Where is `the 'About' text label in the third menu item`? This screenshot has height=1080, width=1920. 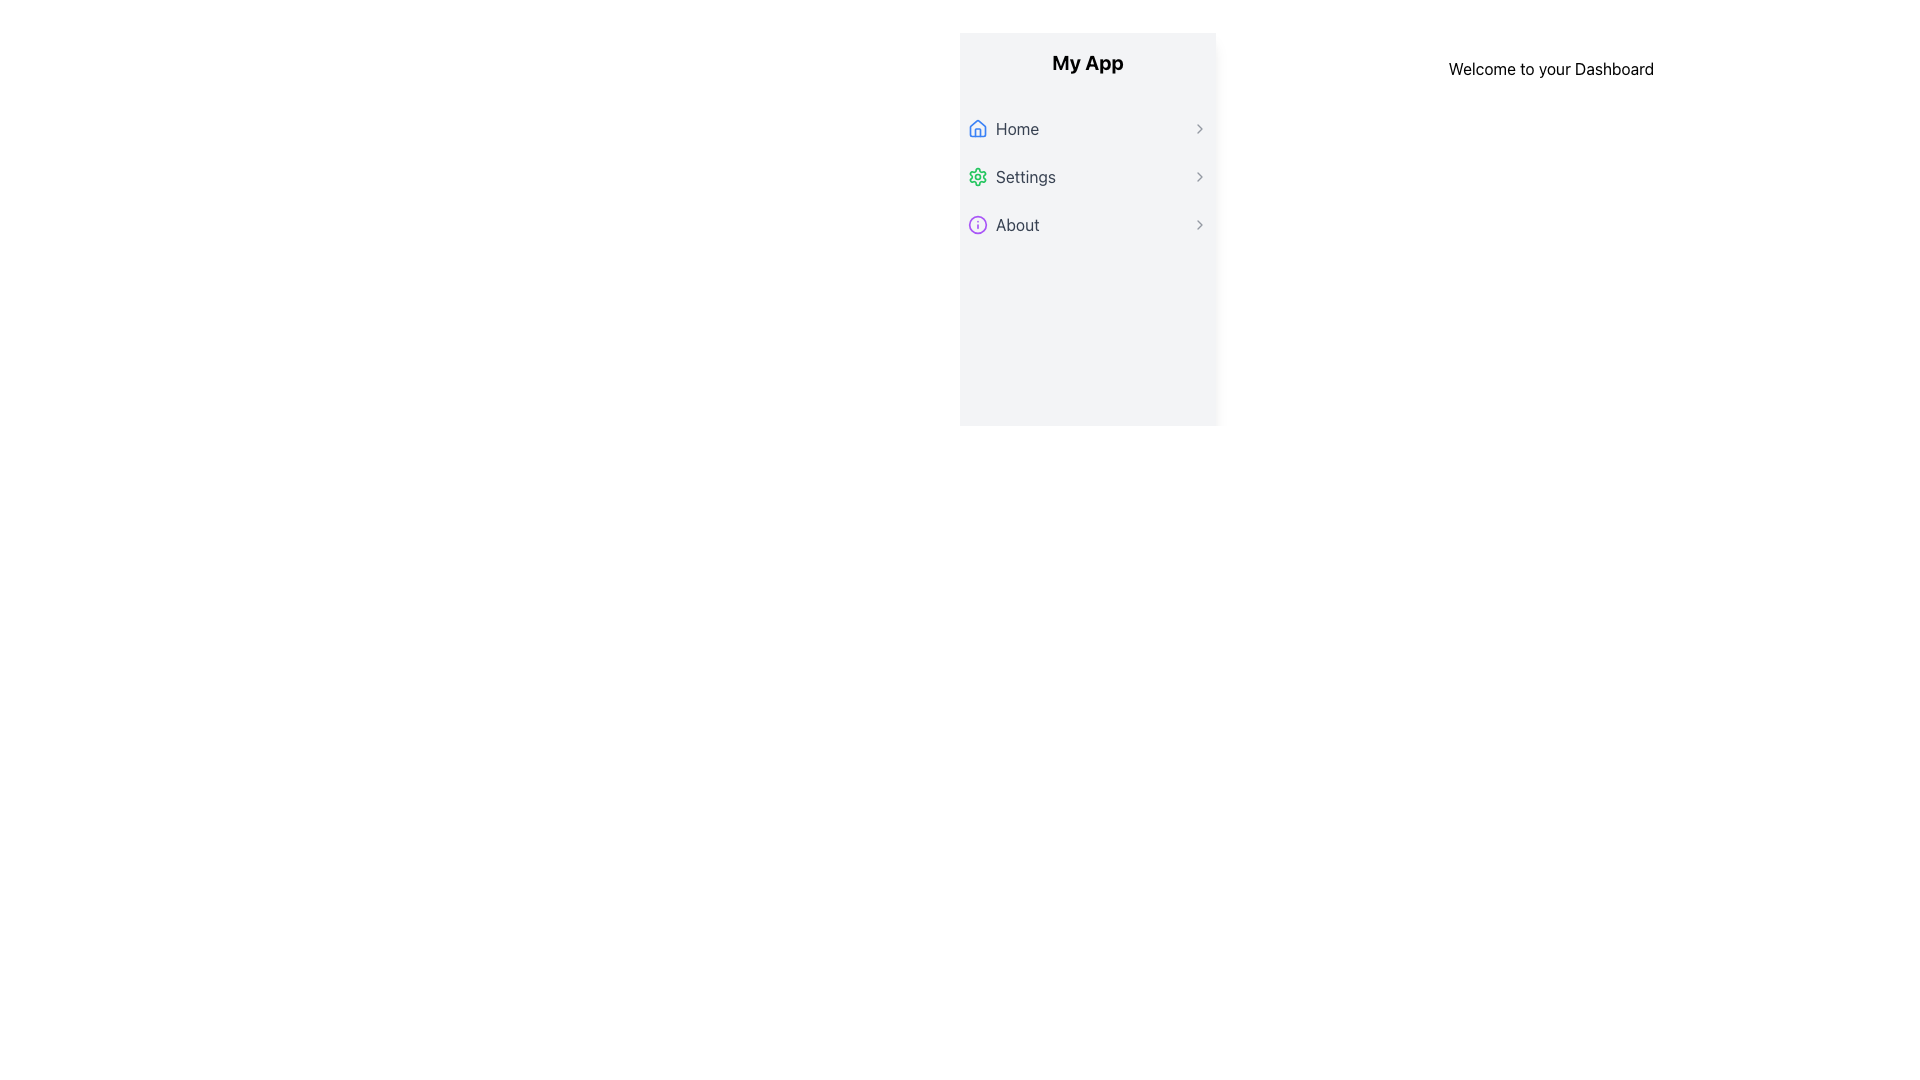
the 'About' text label in the third menu item is located at coordinates (1017, 224).